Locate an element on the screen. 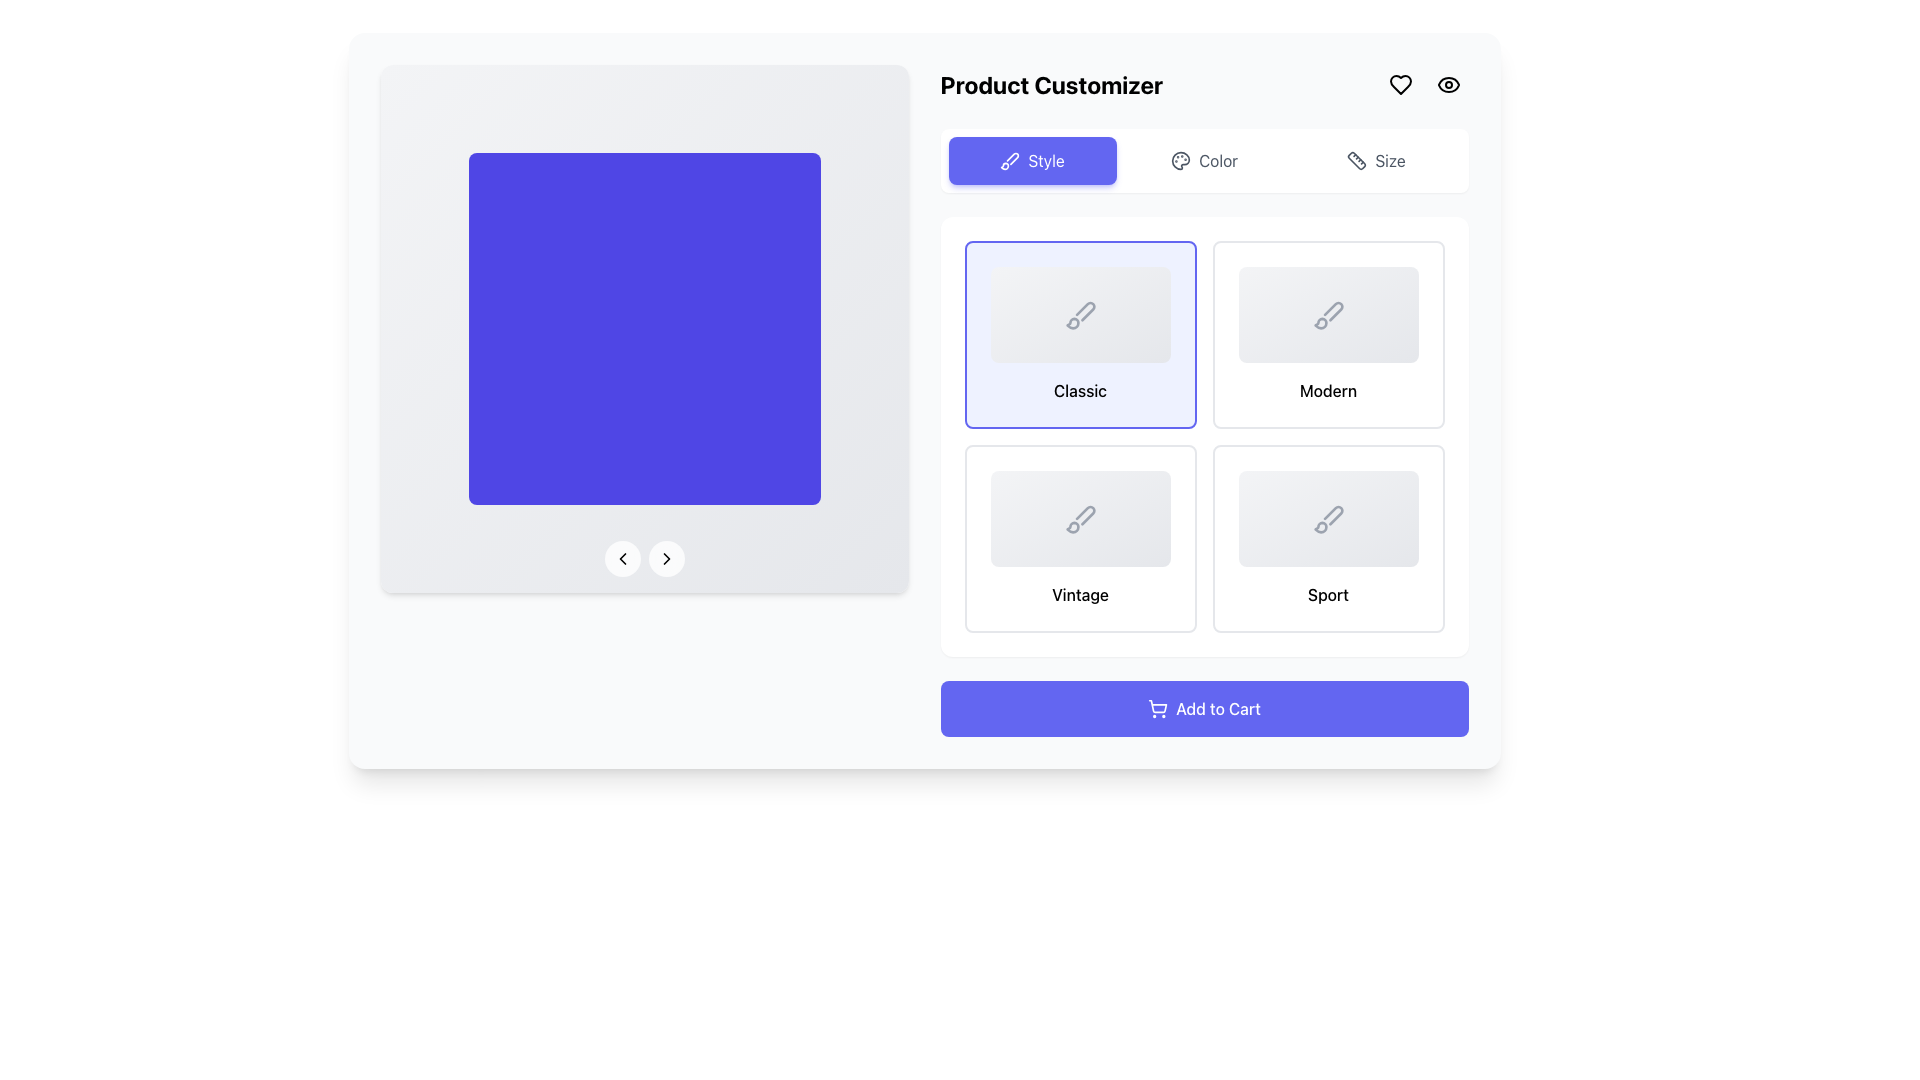 Image resolution: width=1920 pixels, height=1080 pixels. the first navigational button on the left side is located at coordinates (621, 559).